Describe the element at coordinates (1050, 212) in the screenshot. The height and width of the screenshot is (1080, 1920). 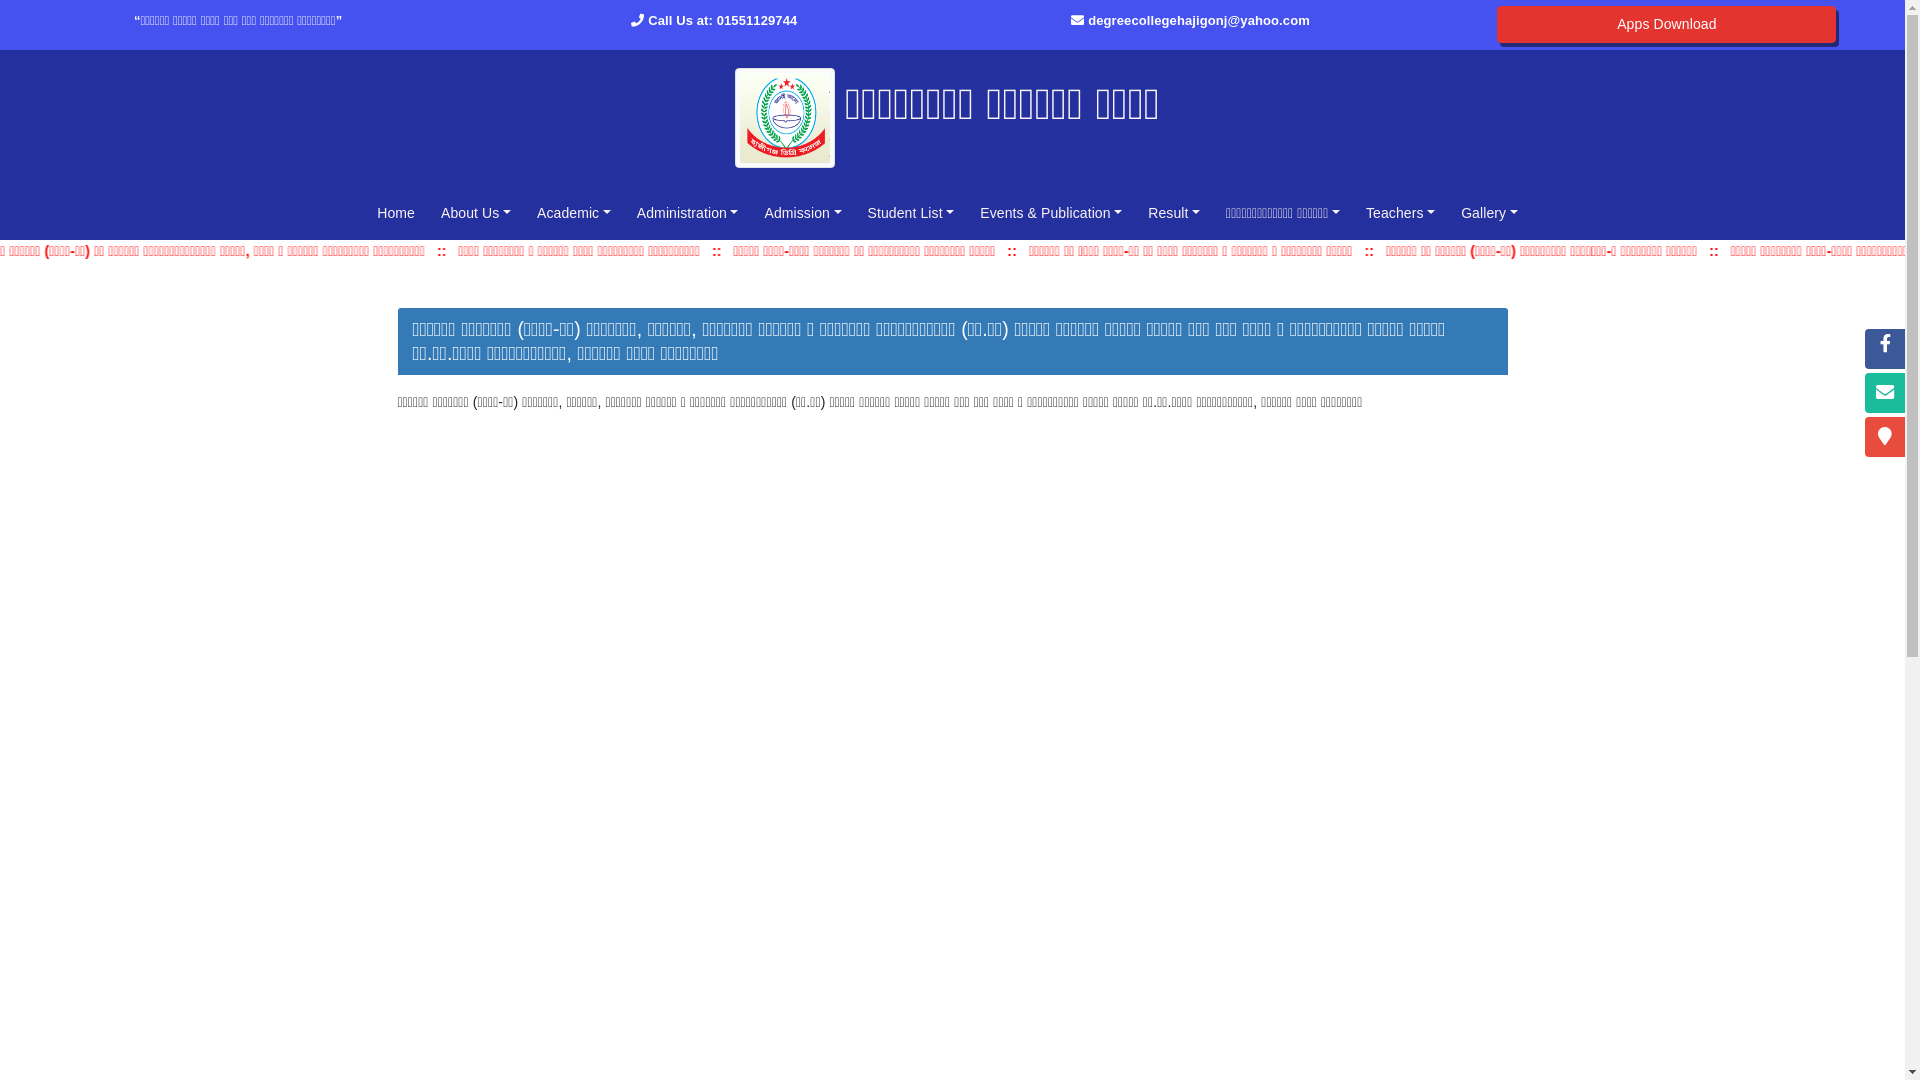
I see `'Events & Publication'` at that location.